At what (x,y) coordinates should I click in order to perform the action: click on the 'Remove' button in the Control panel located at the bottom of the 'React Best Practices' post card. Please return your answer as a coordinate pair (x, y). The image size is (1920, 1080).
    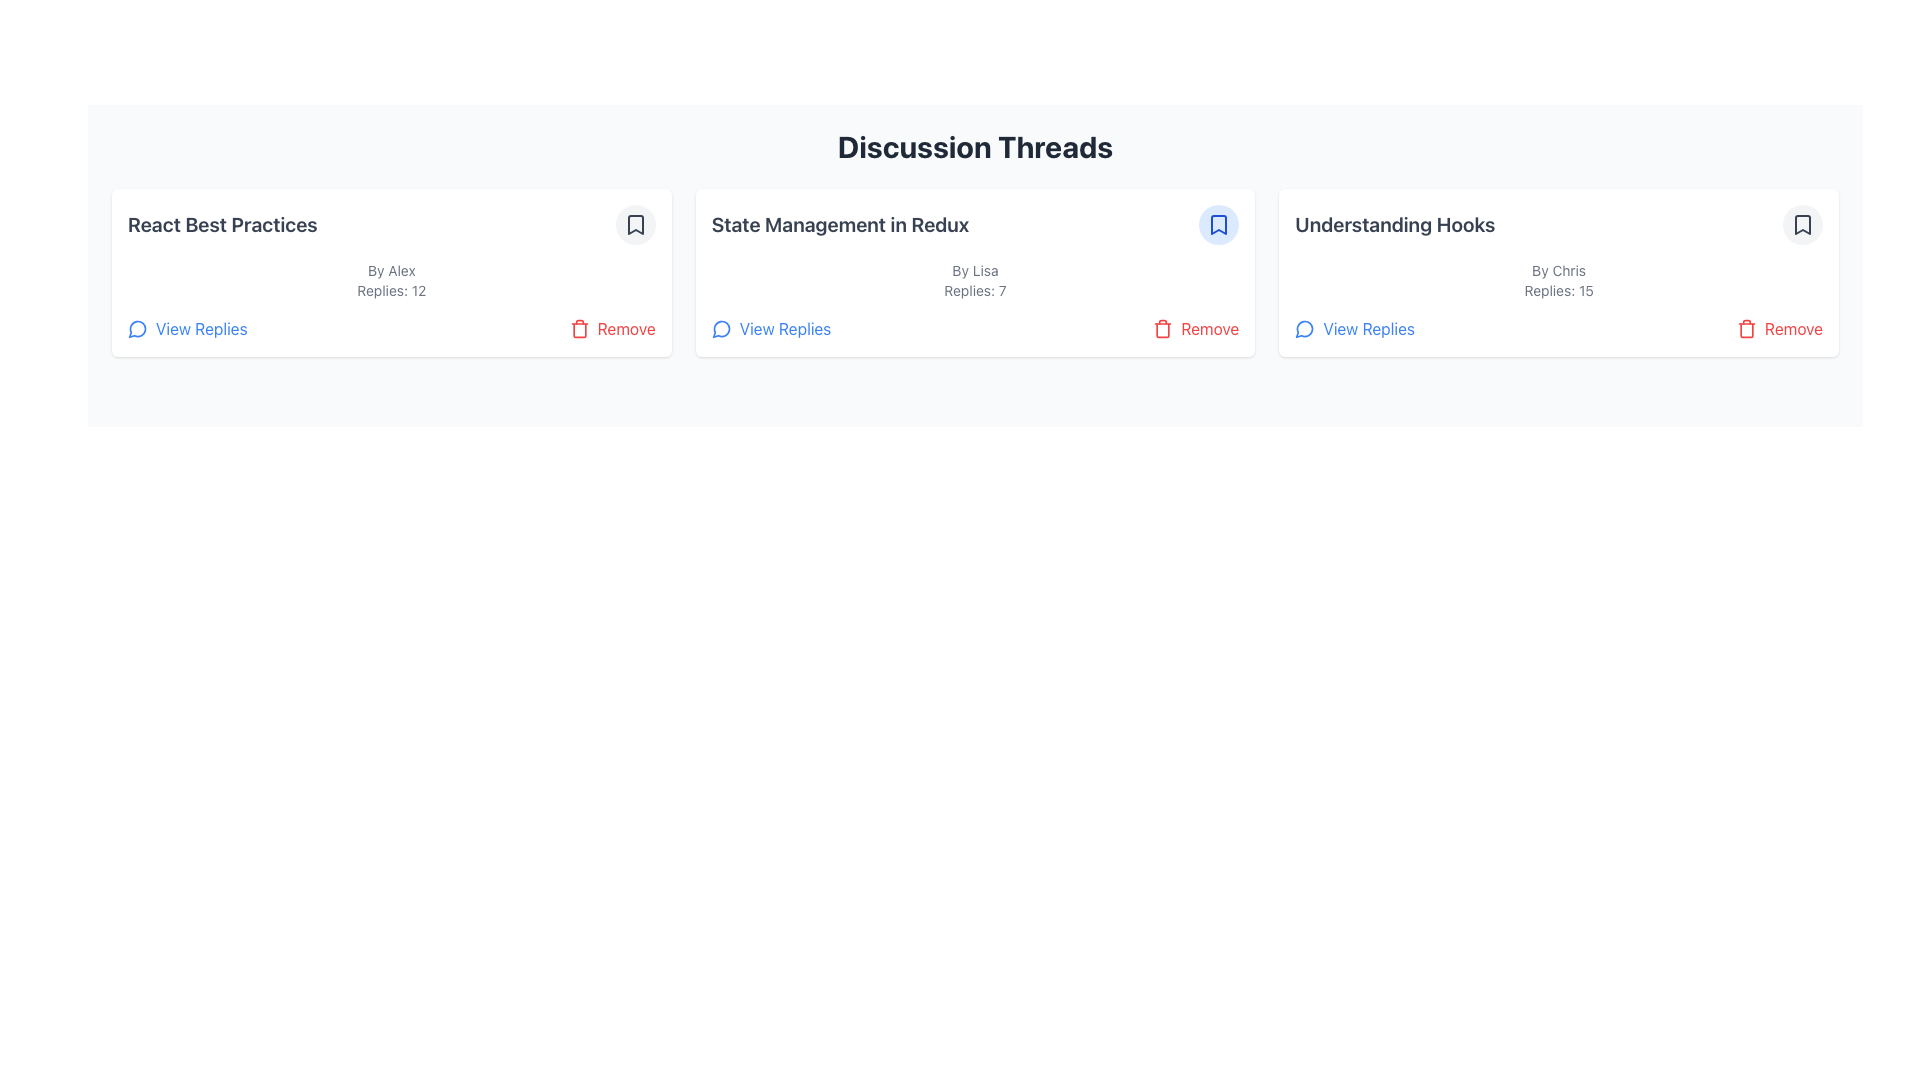
    Looking at the image, I should click on (391, 327).